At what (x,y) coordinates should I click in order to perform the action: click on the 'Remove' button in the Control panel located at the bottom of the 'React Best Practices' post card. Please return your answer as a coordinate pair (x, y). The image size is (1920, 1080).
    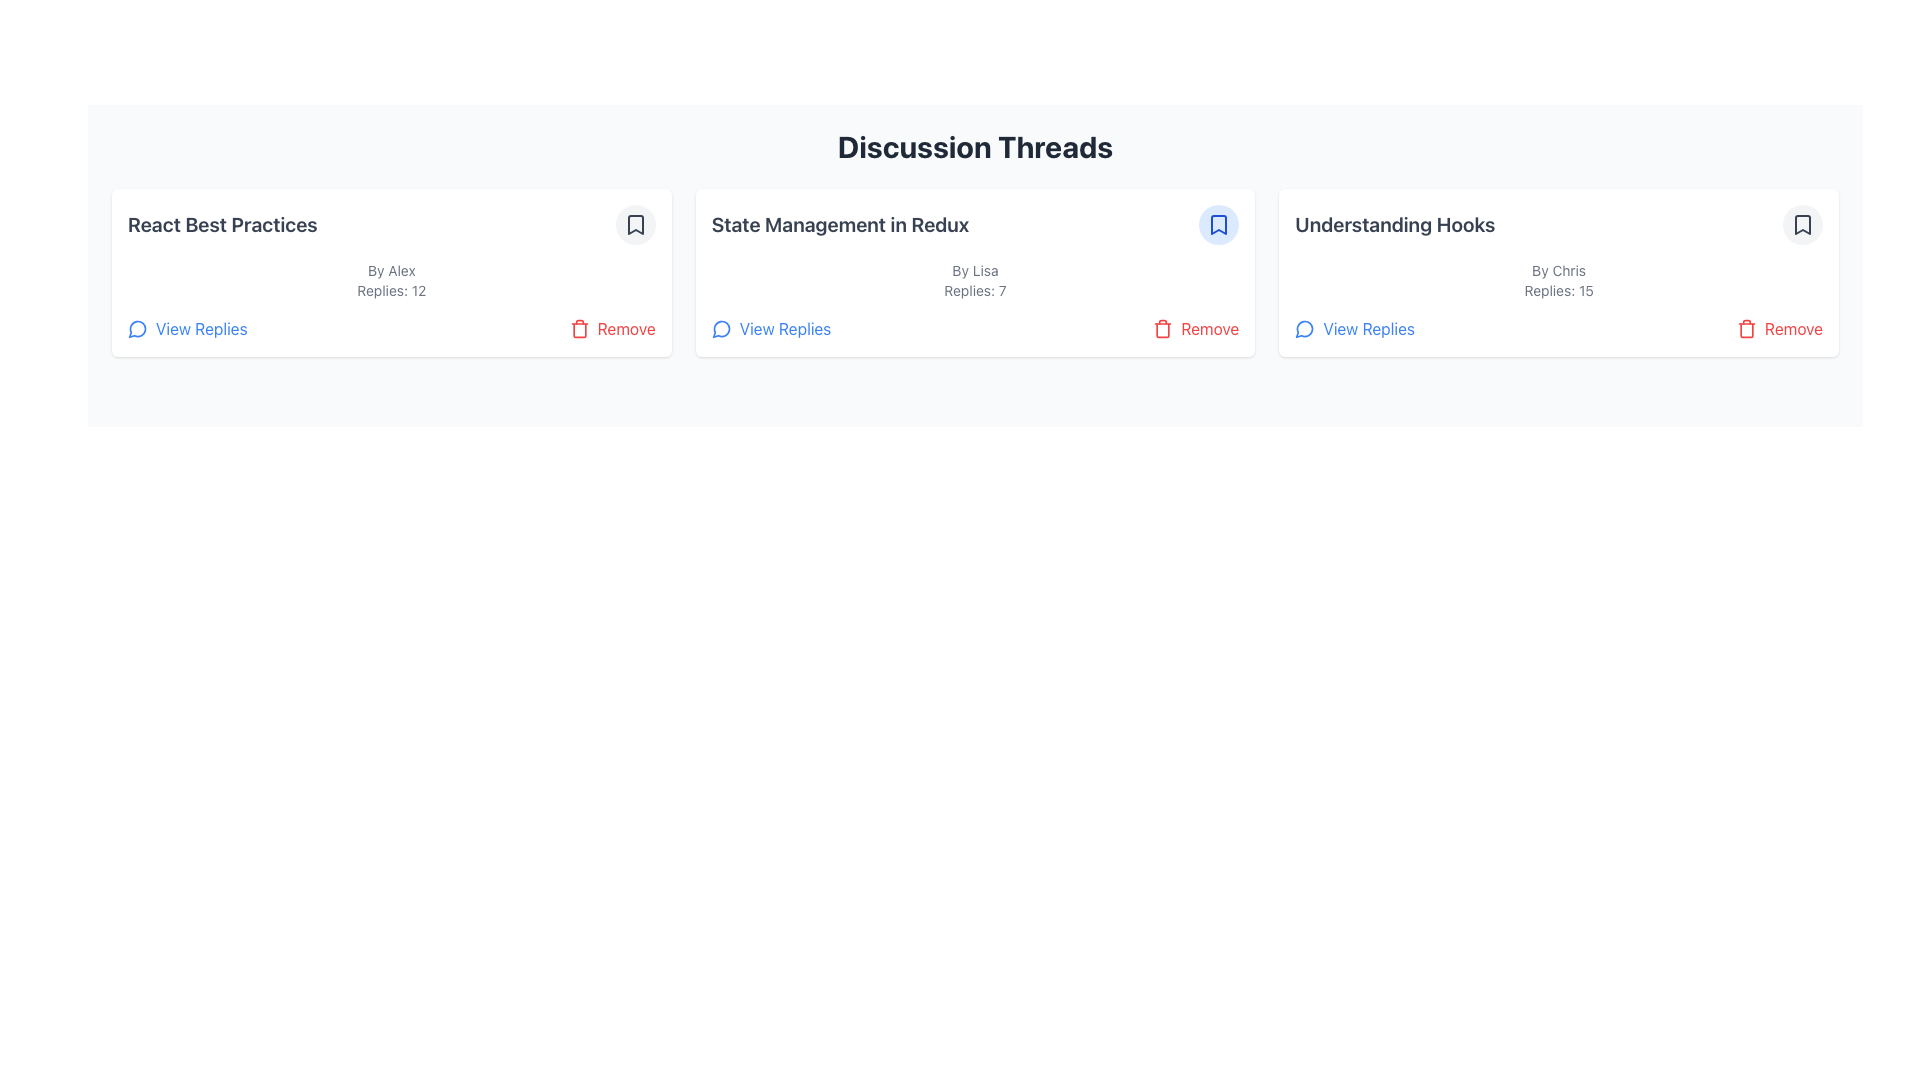
    Looking at the image, I should click on (391, 327).